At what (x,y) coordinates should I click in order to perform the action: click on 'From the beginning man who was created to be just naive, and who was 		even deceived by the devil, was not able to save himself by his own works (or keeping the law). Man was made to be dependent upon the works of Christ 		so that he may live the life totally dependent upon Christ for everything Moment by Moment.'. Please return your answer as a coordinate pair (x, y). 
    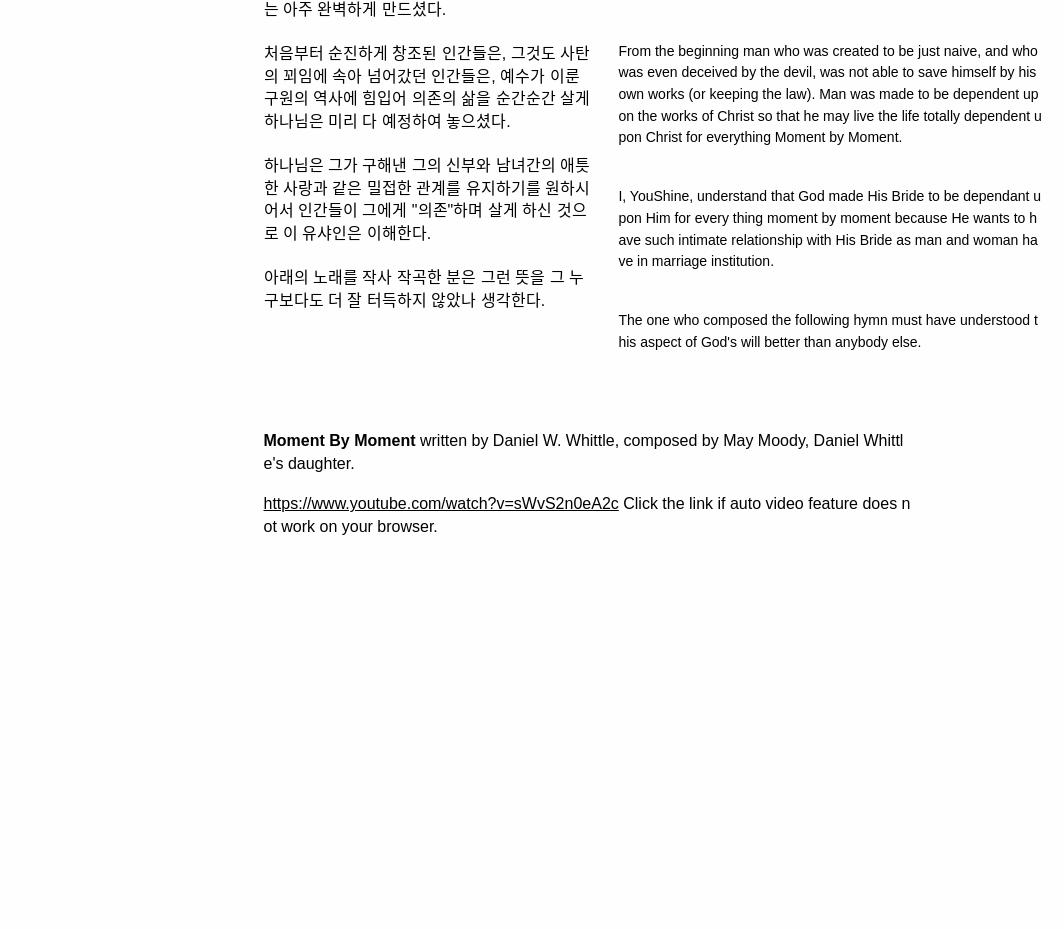
    Looking at the image, I should click on (617, 92).